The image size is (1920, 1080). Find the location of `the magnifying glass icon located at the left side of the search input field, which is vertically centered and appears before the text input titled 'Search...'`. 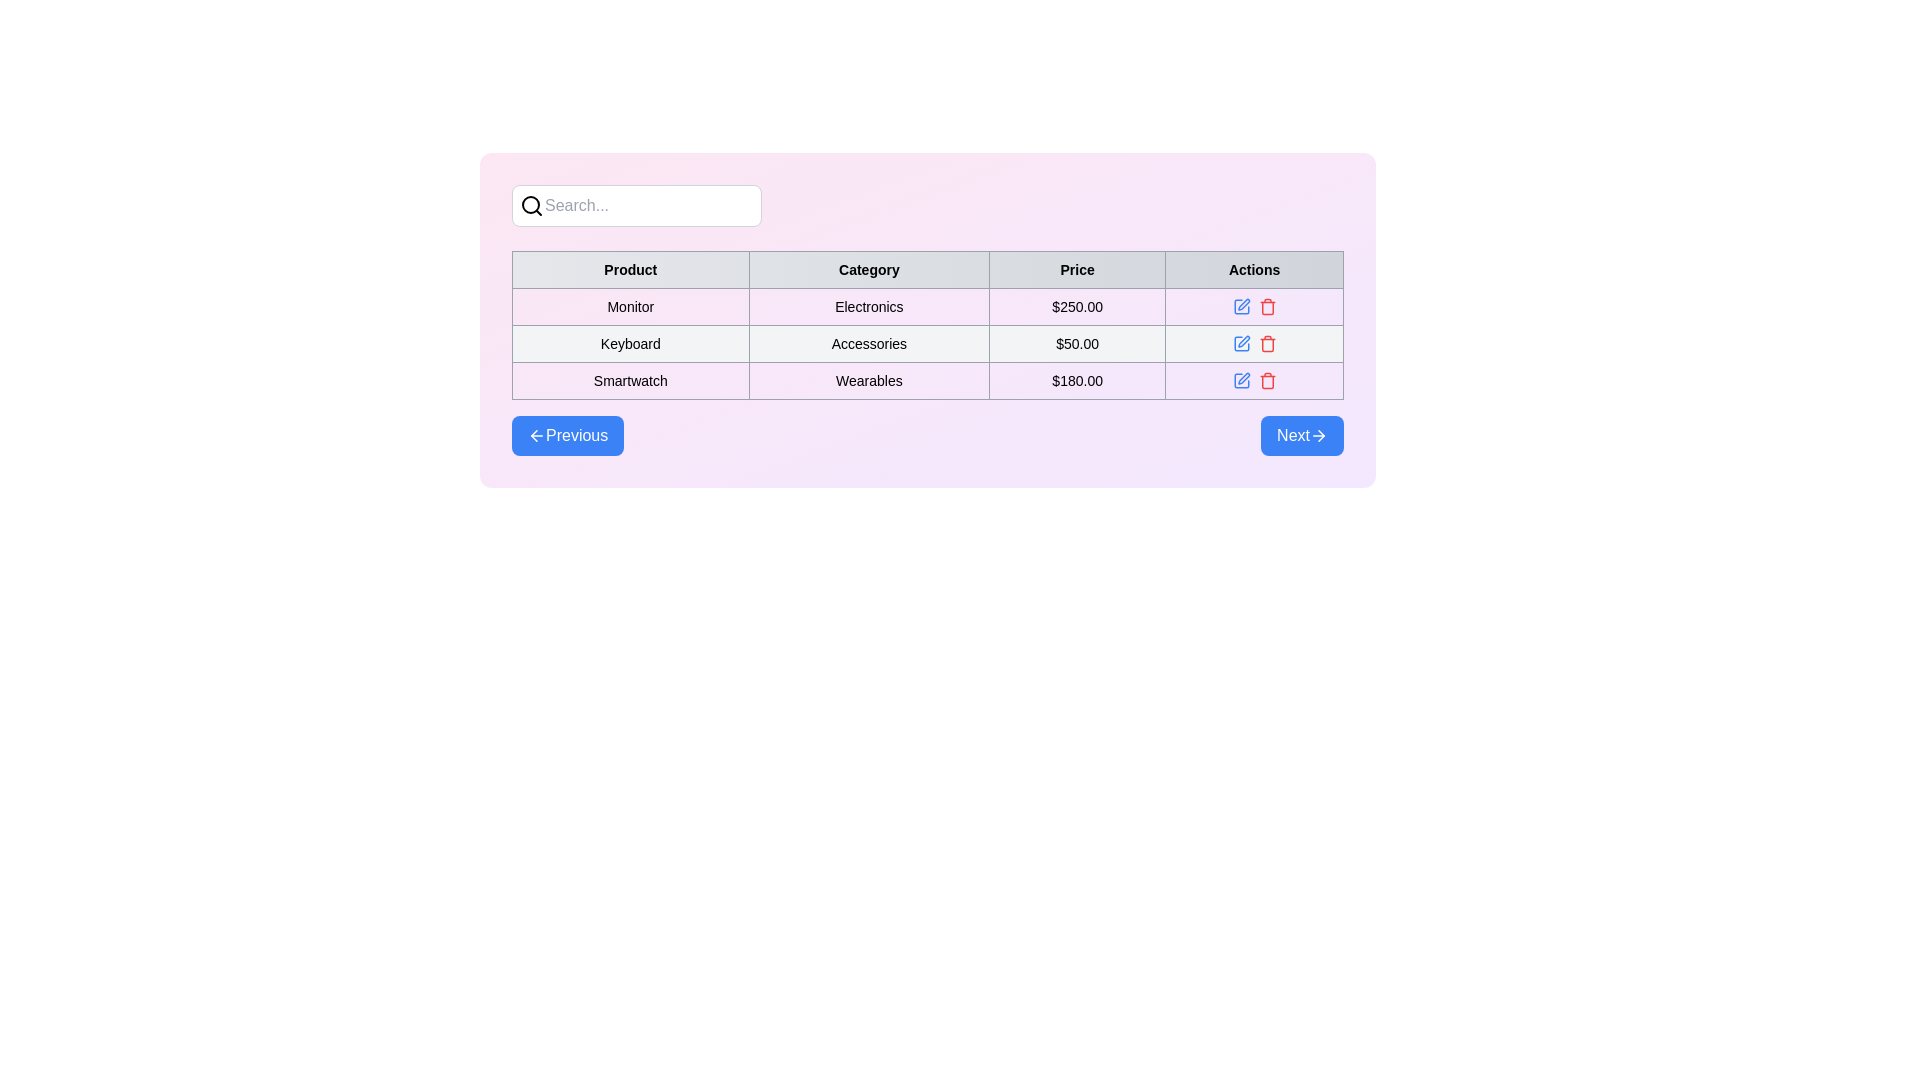

the magnifying glass icon located at the left side of the search input field, which is vertically centered and appears before the text input titled 'Search...' is located at coordinates (532, 205).